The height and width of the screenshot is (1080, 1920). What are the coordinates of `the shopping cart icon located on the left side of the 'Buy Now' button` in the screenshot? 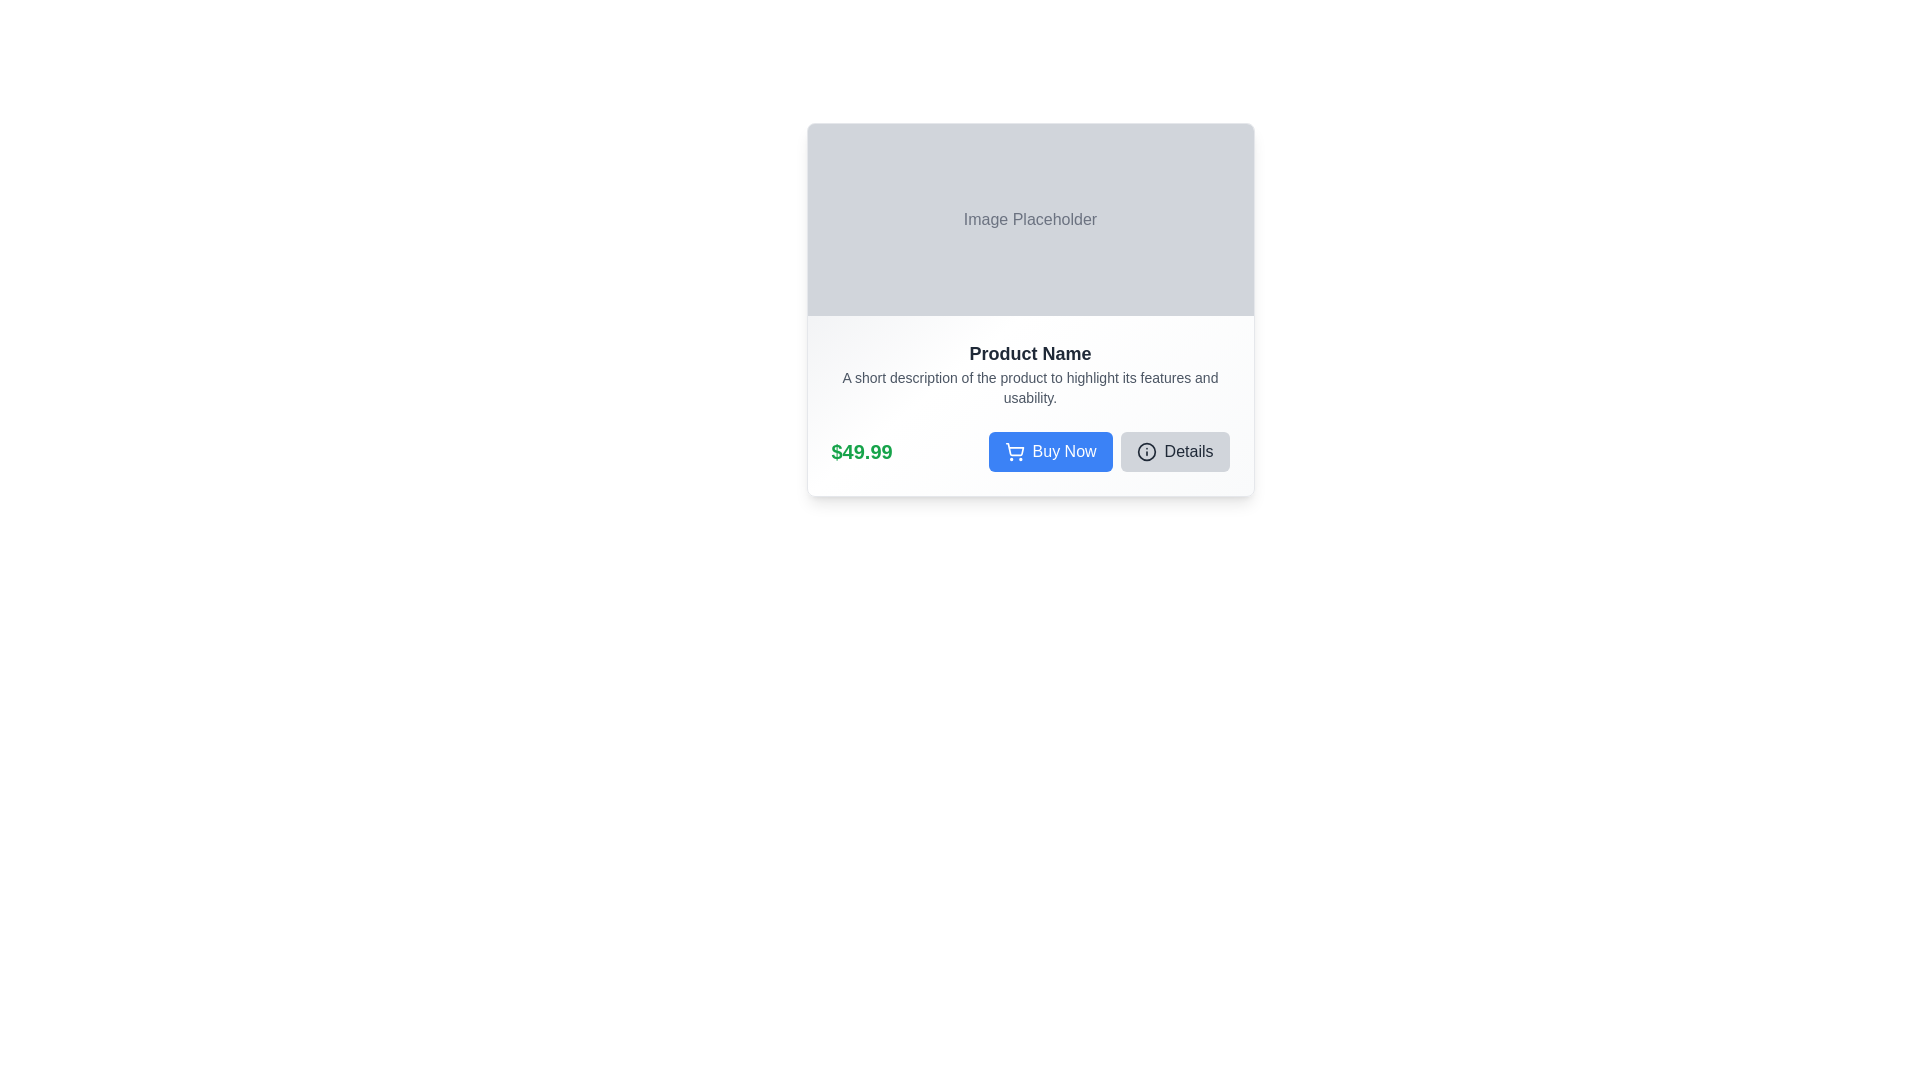 It's located at (1014, 451).